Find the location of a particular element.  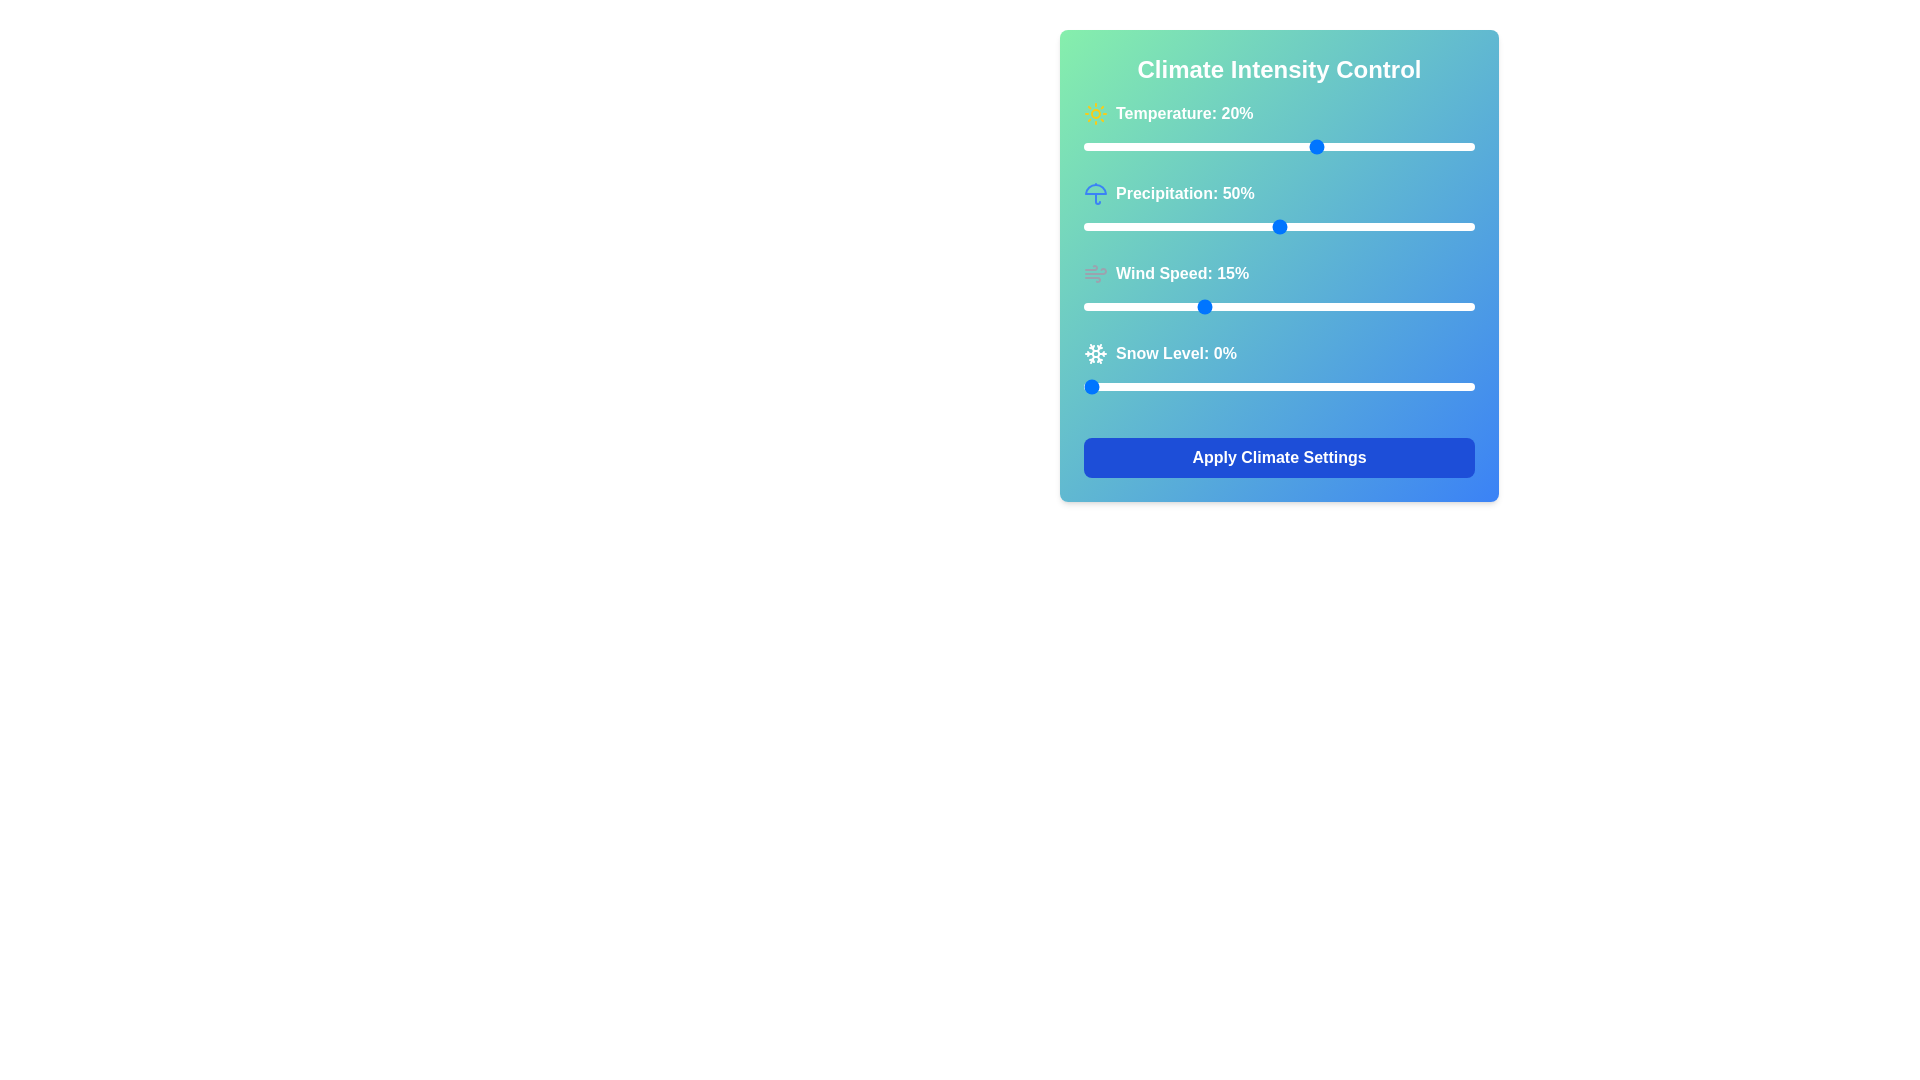

the blue slider thumb of the horizontal Range slider located under the 'Snow Level: 0%' label and above the 'Apply Climate Settings' button in the 'Climate Intensity Control' panel is located at coordinates (1278, 386).